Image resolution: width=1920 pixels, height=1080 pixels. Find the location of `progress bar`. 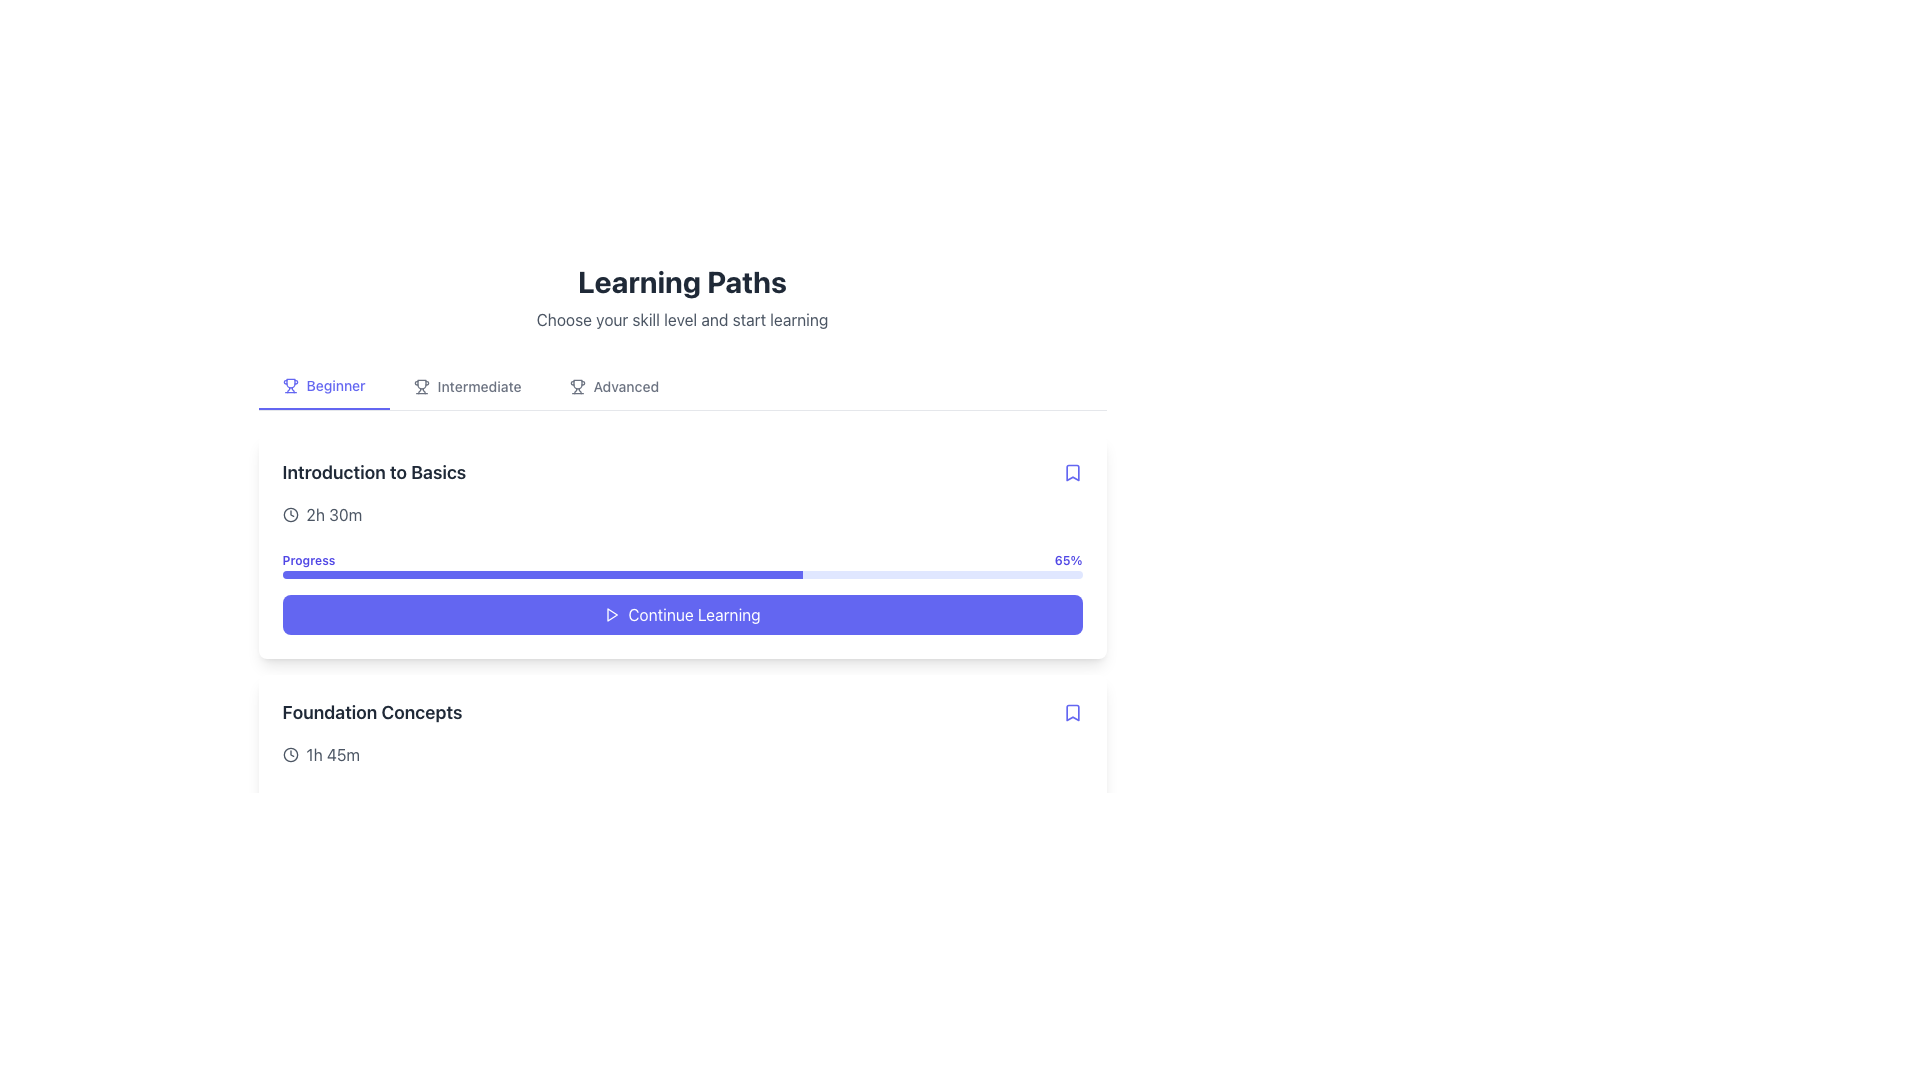

progress bar is located at coordinates (674, 574).